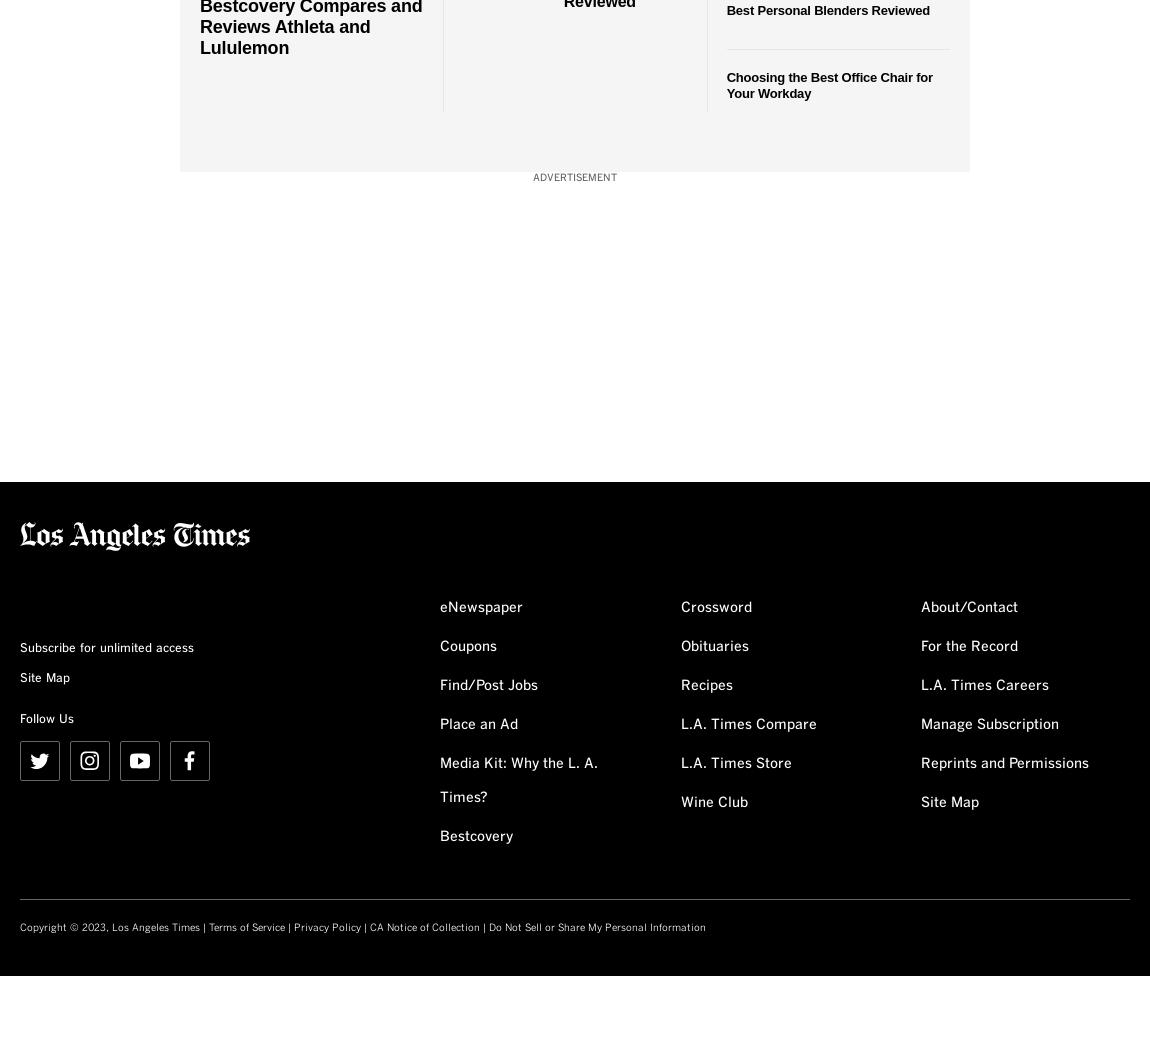  I want to click on 'Reprints and Permissions', so click(1004, 761).